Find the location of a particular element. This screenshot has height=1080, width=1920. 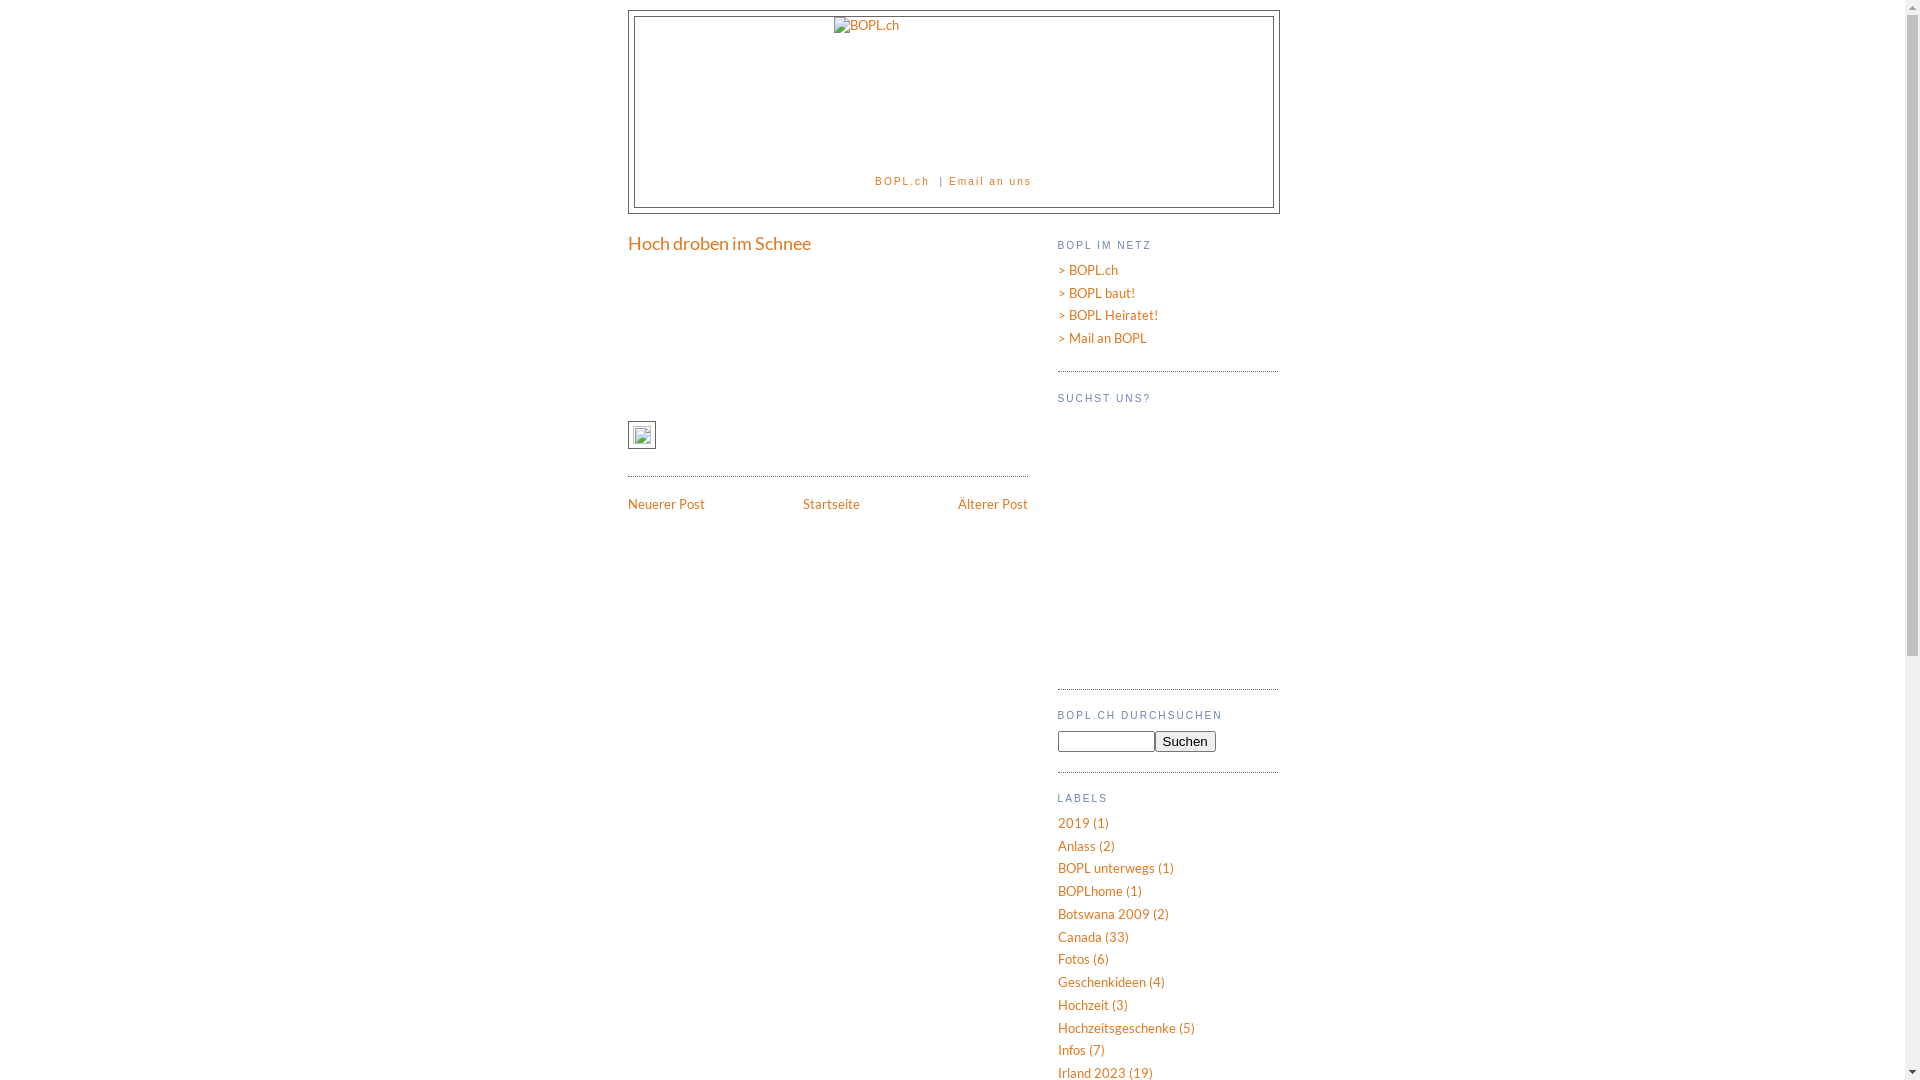

'Hochzeitsgeschenke' is located at coordinates (1116, 1028).